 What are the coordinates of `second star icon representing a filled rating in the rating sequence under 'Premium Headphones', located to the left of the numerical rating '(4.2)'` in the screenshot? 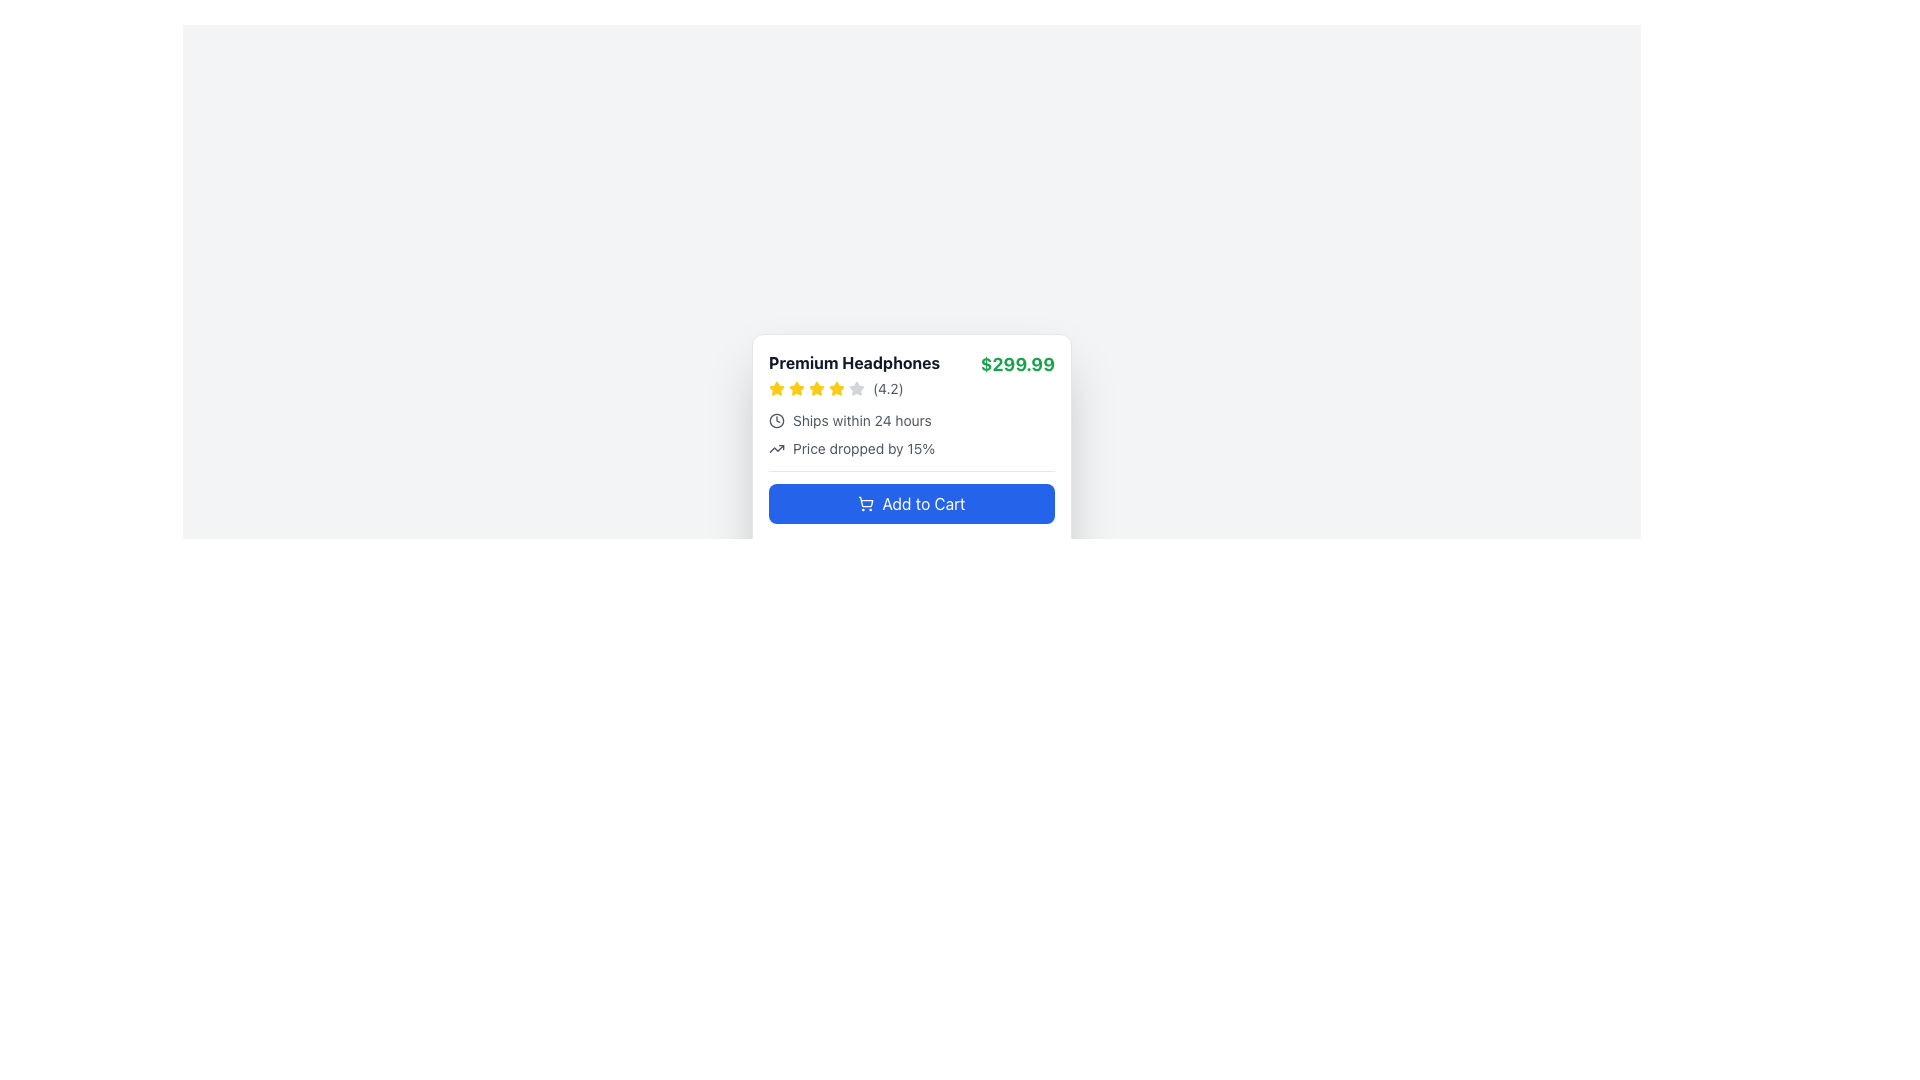 It's located at (776, 388).